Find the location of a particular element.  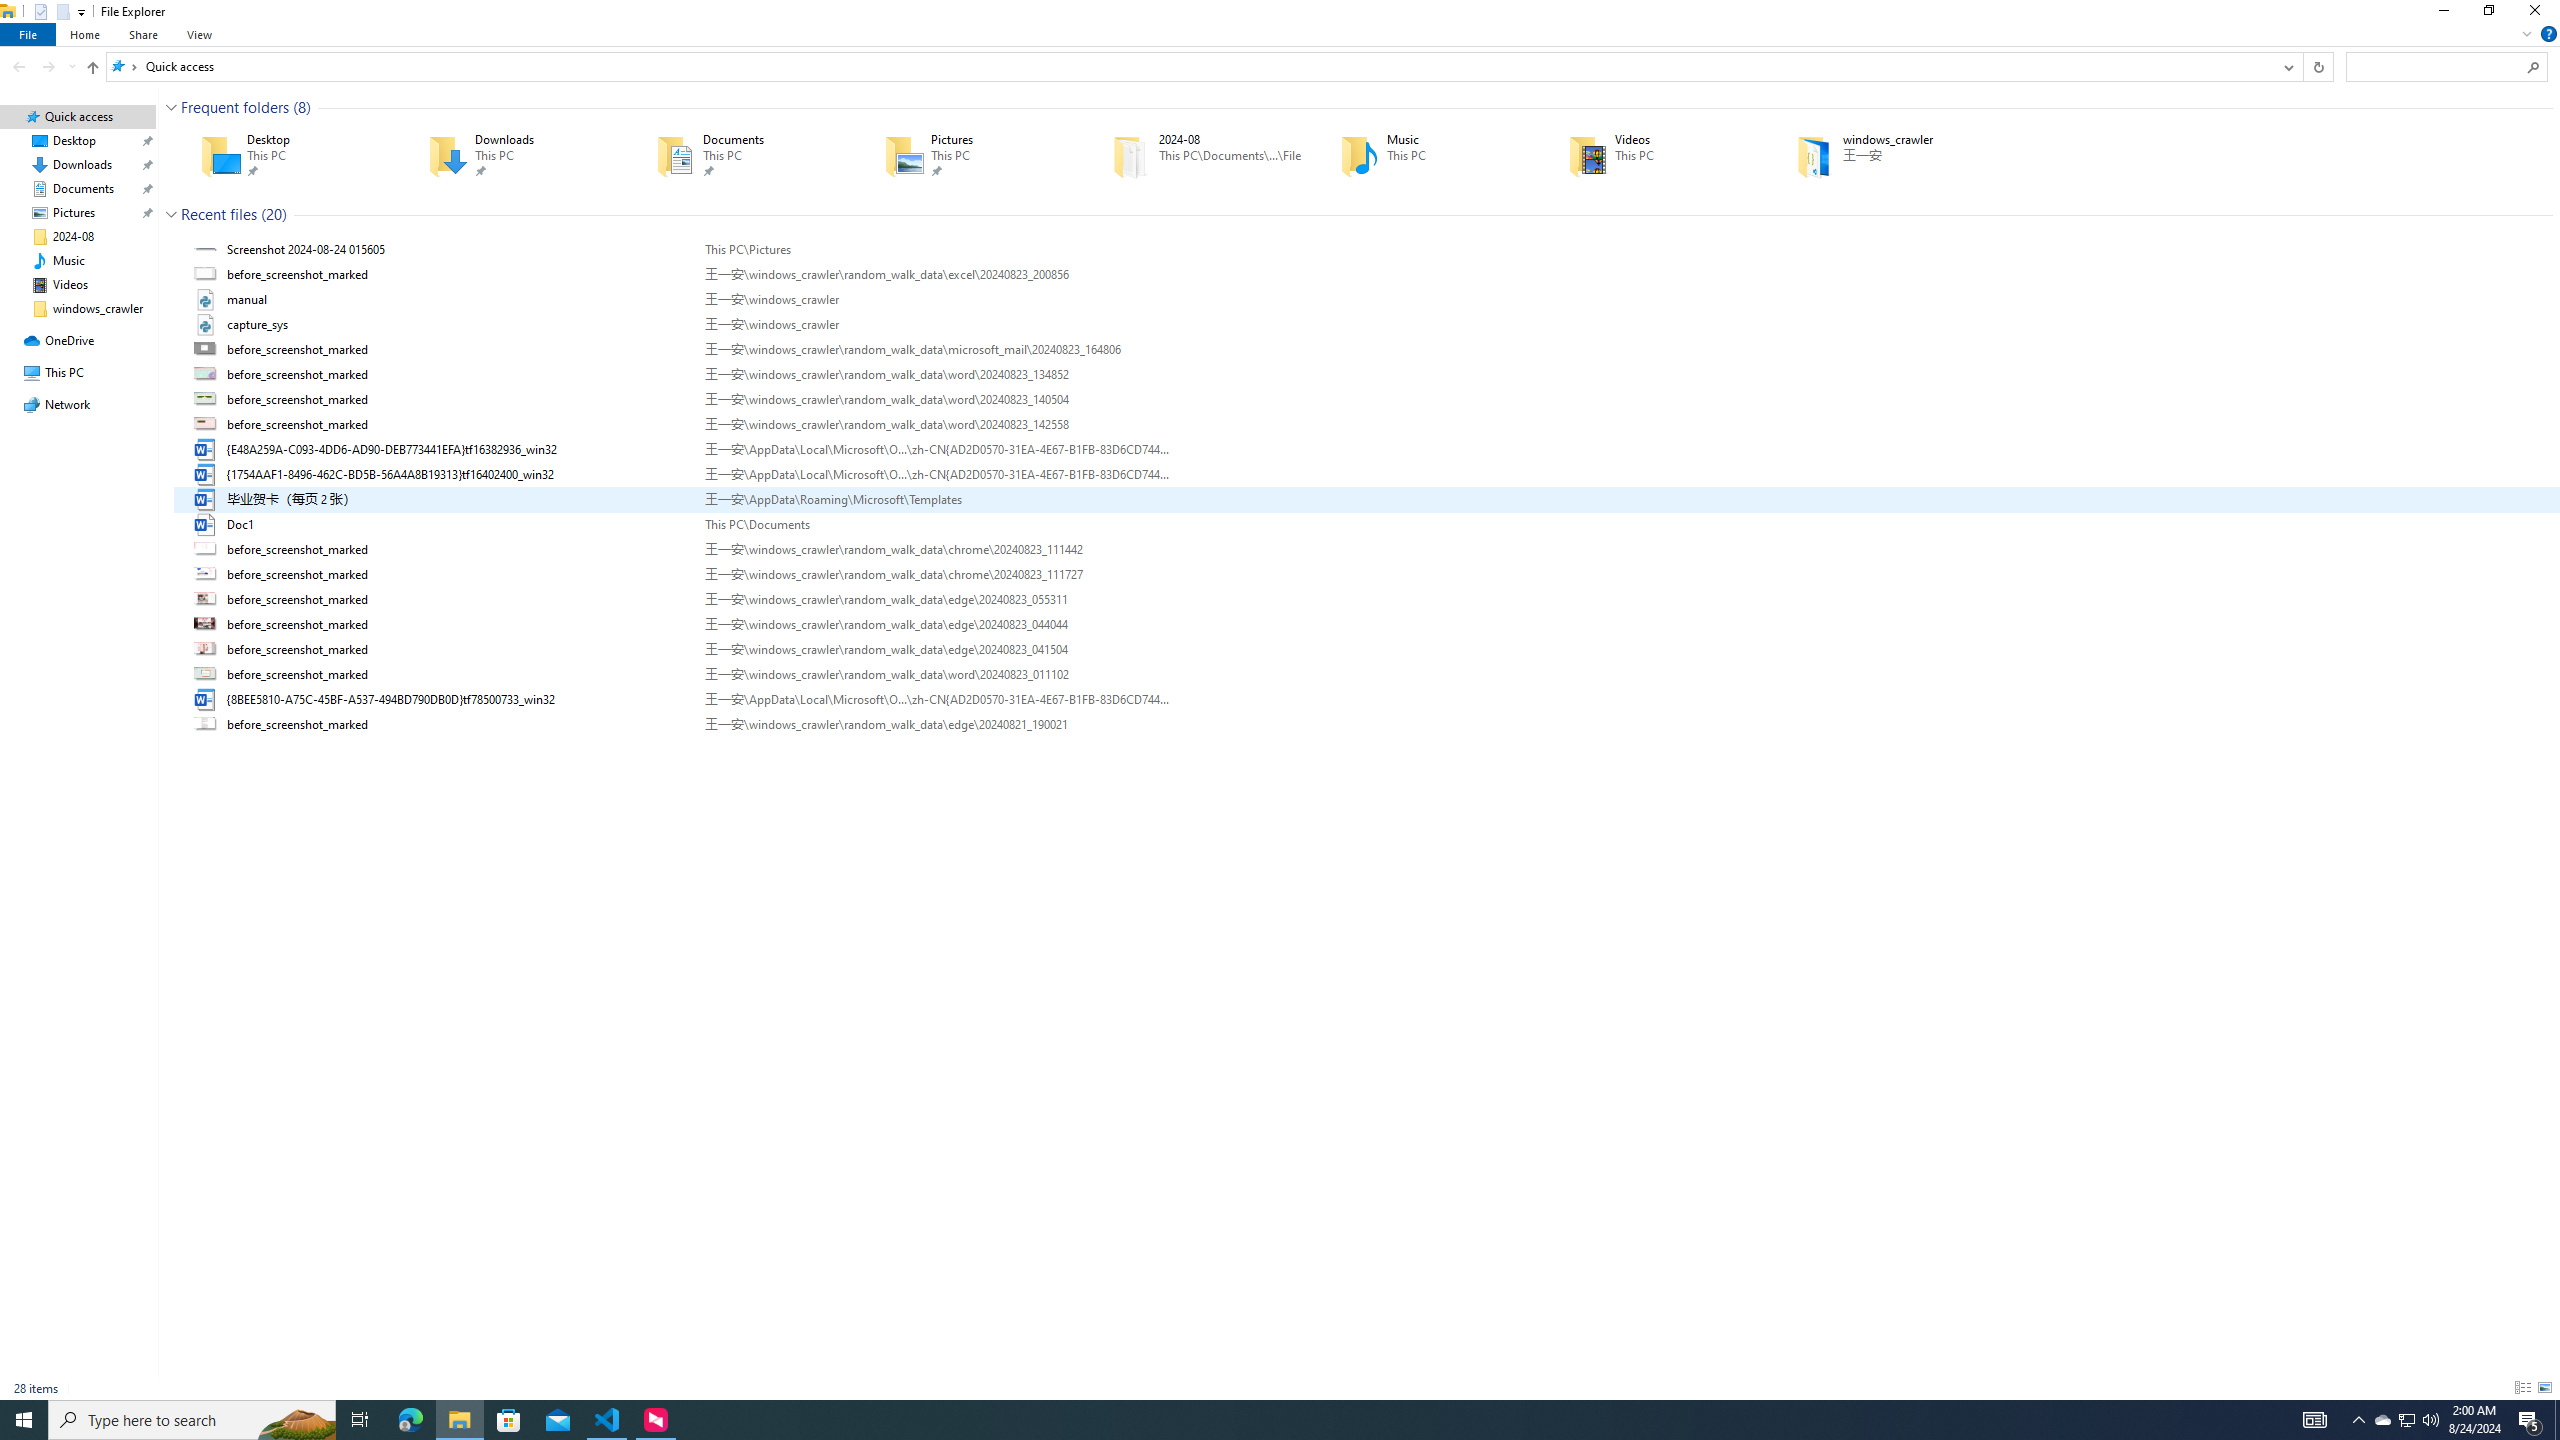

'2024-08' is located at coordinates (1198, 154).